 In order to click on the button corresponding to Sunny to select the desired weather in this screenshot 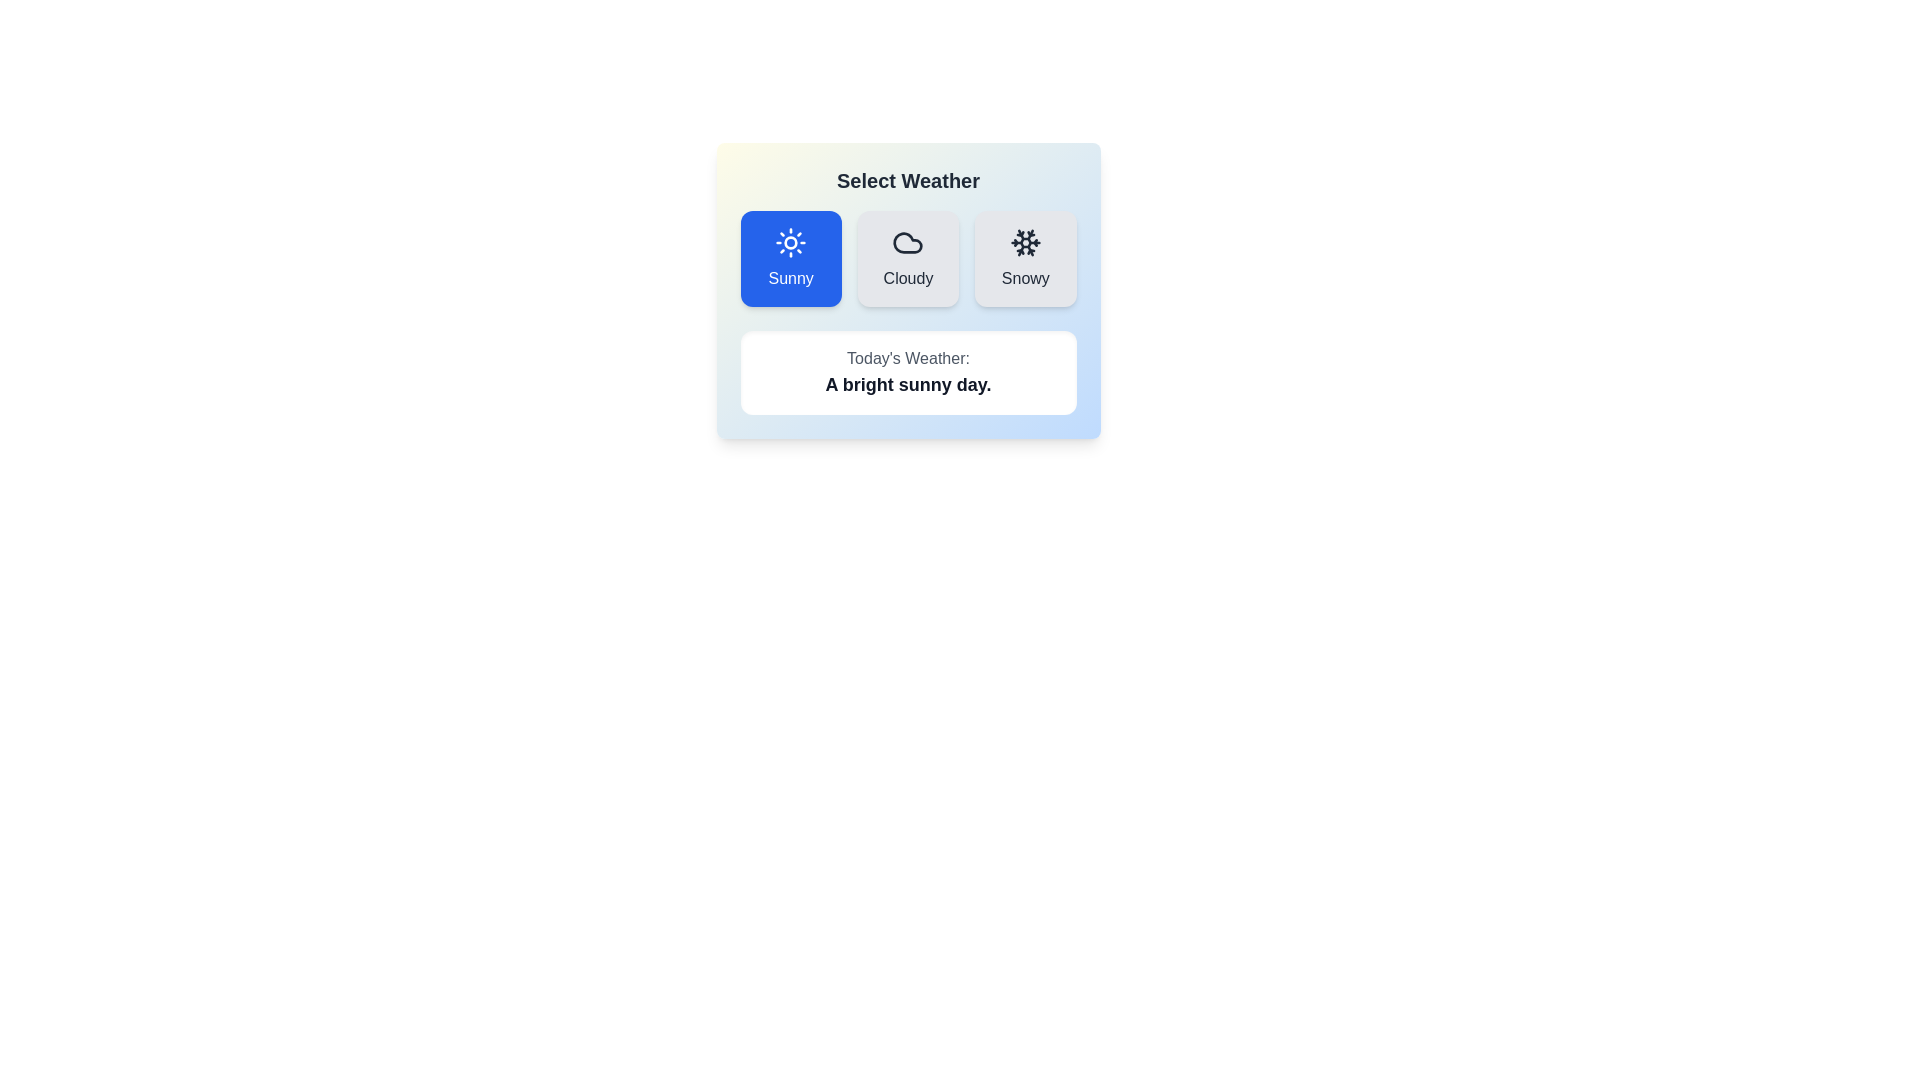, I will do `click(790, 257)`.